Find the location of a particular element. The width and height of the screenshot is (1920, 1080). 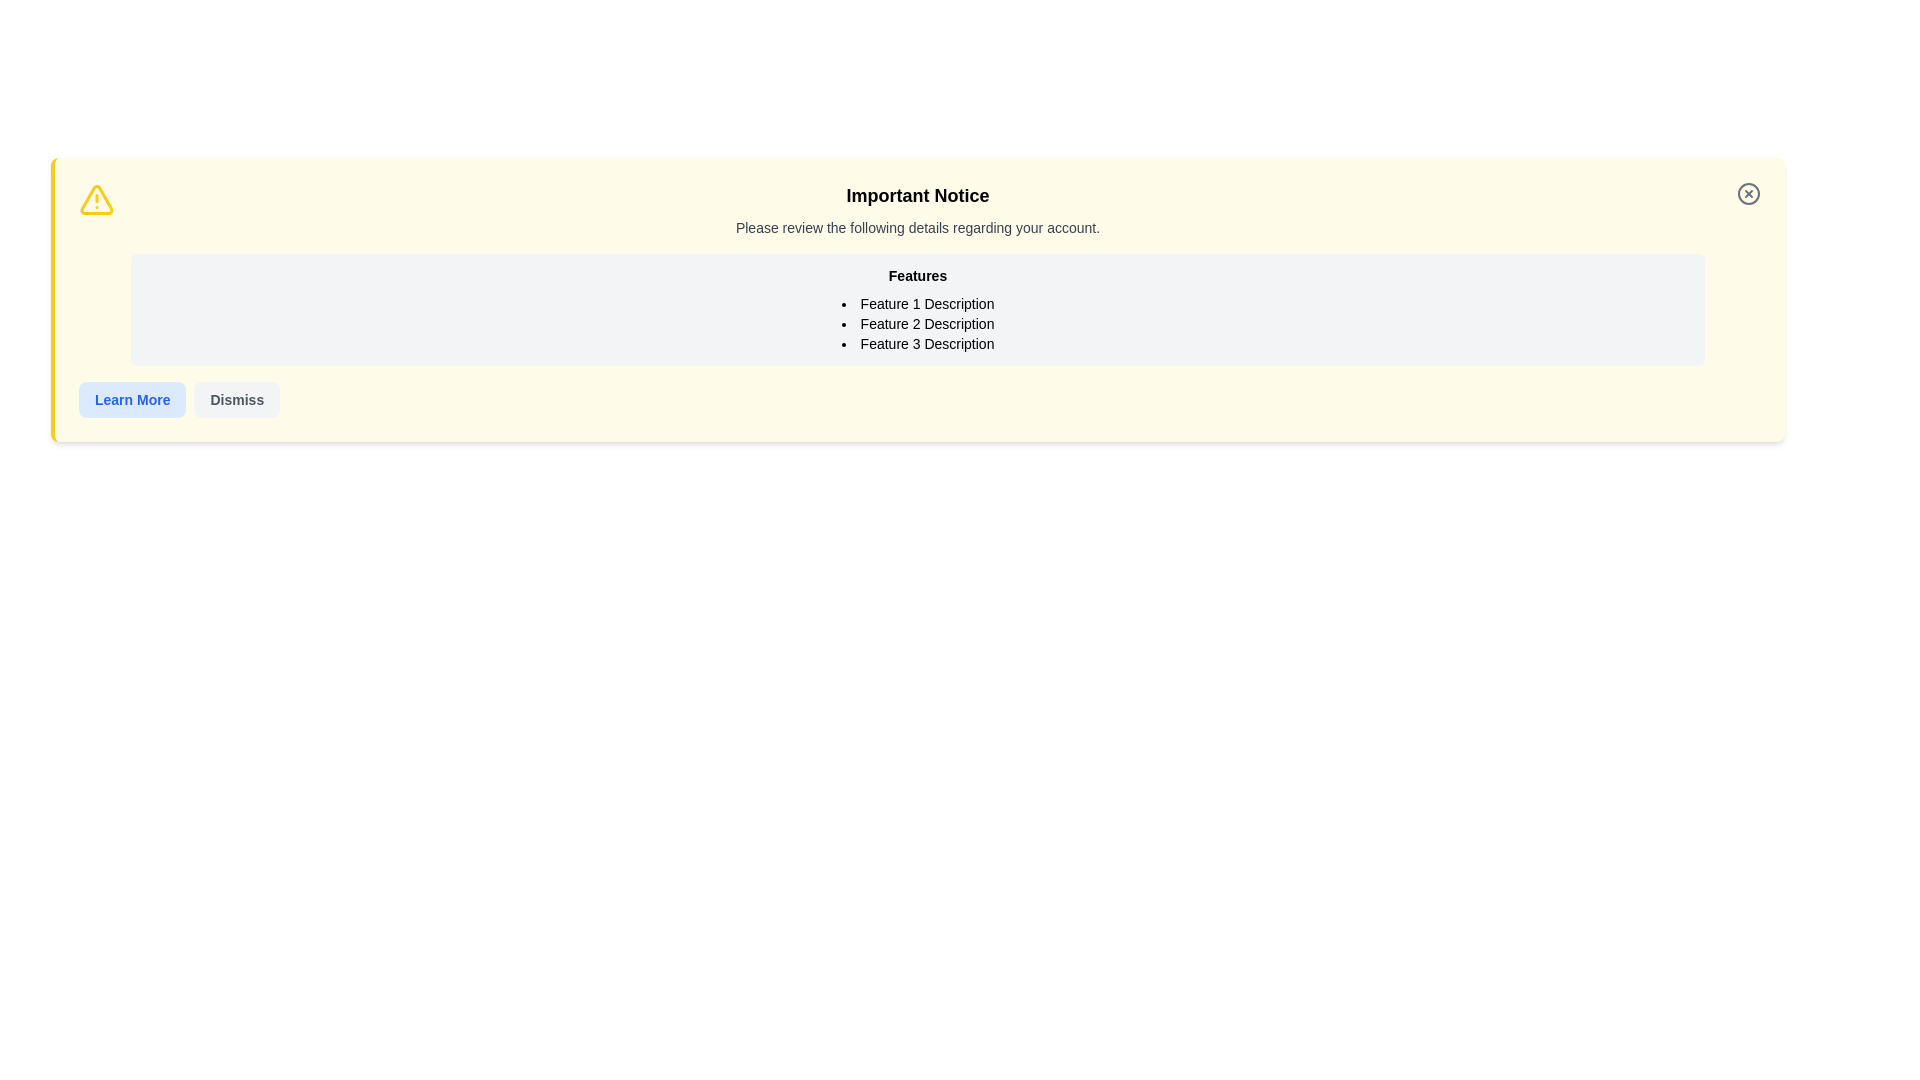

the 'Dismiss' button, which is a small rectangular button with rounded corners and a light gray background, located at the bottom of the notification box is located at coordinates (237, 400).